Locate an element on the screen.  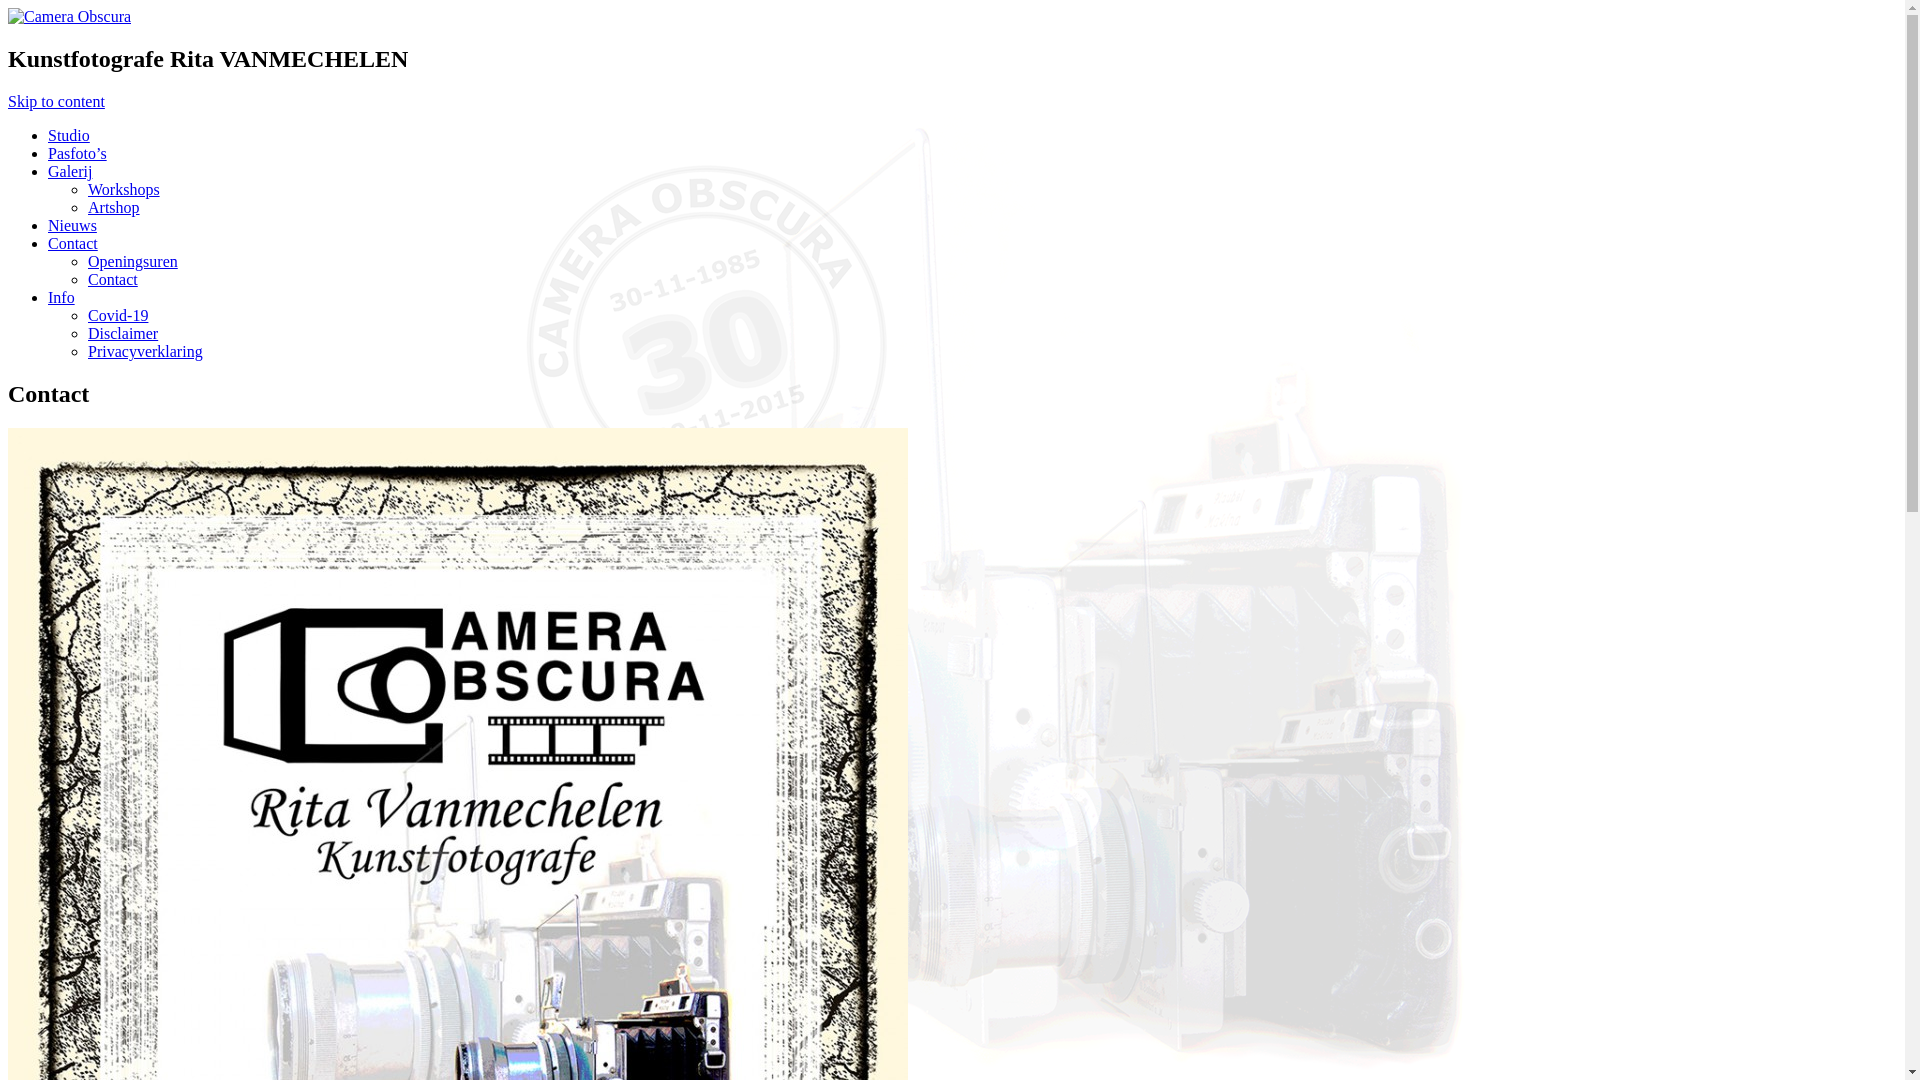
'Artshop' is located at coordinates (86, 207).